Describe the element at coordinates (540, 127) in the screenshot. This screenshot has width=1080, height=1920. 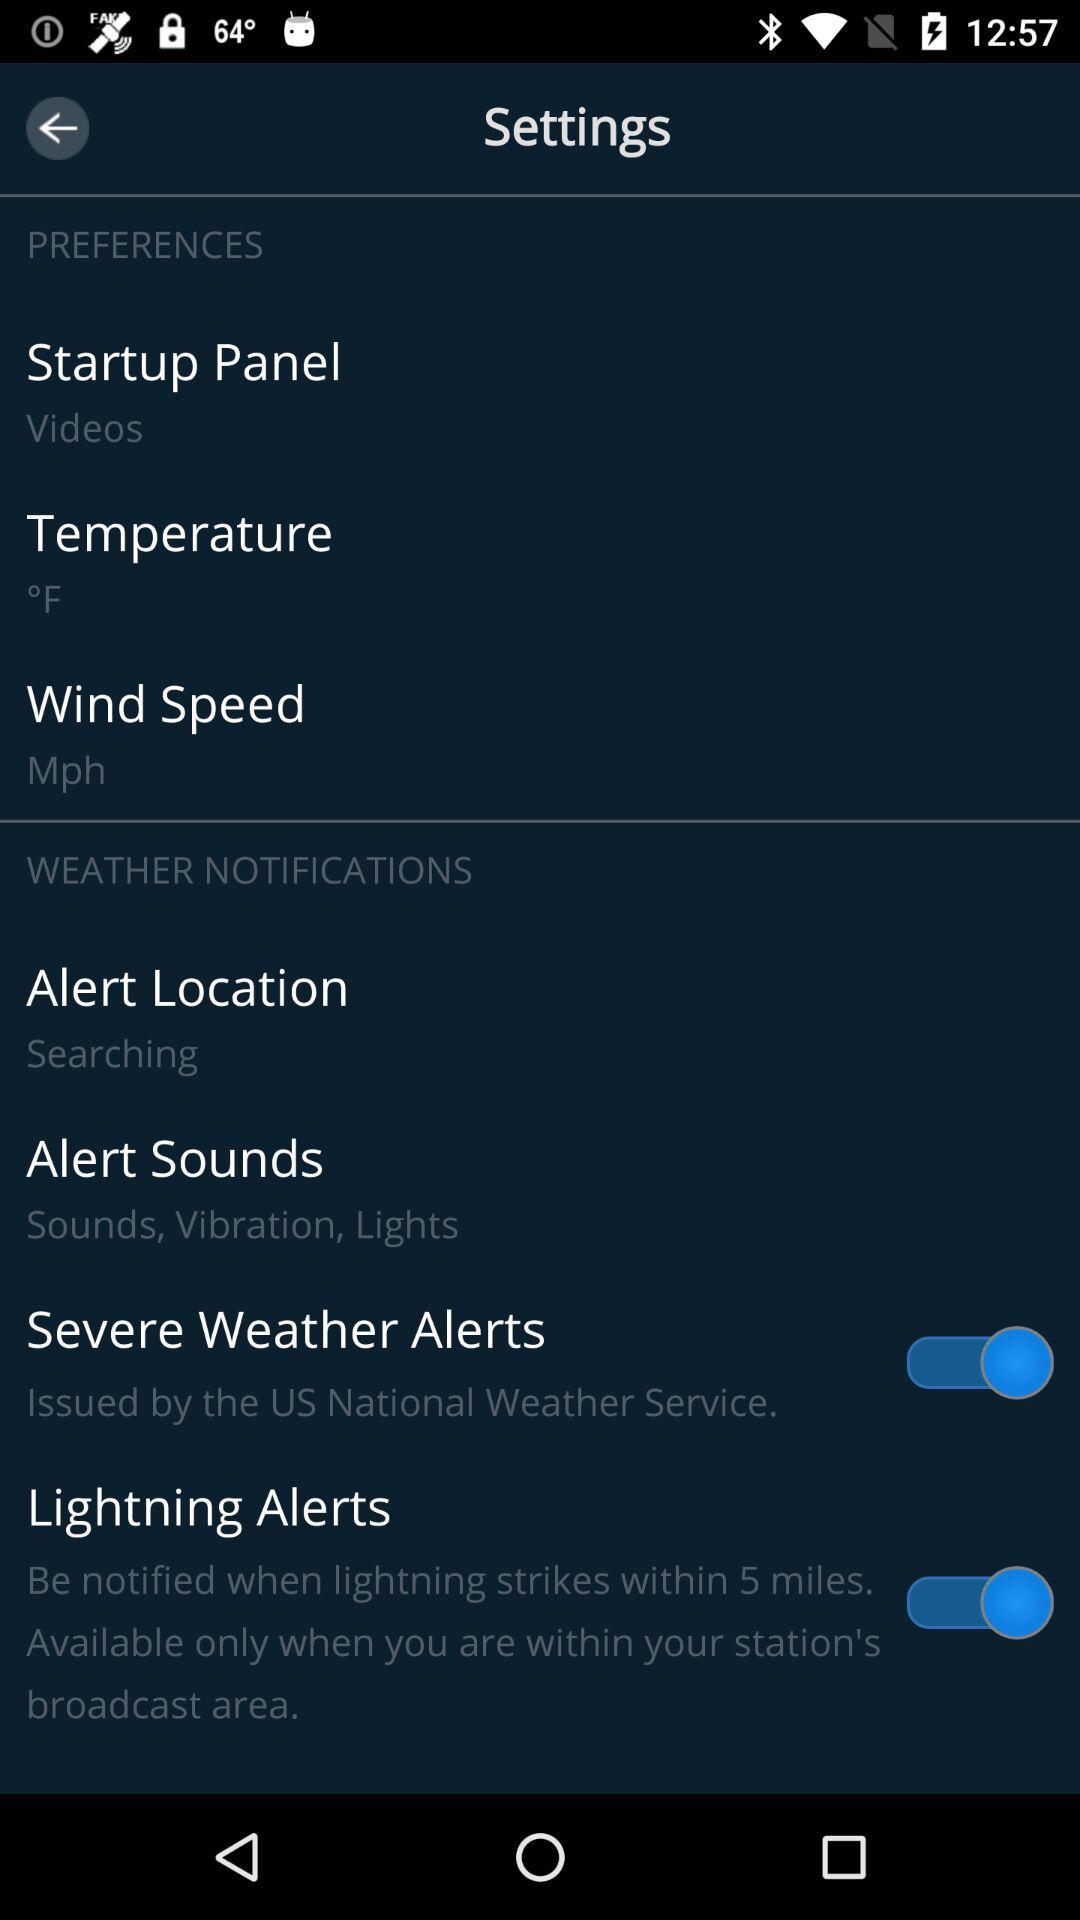
I see `setting option` at that location.